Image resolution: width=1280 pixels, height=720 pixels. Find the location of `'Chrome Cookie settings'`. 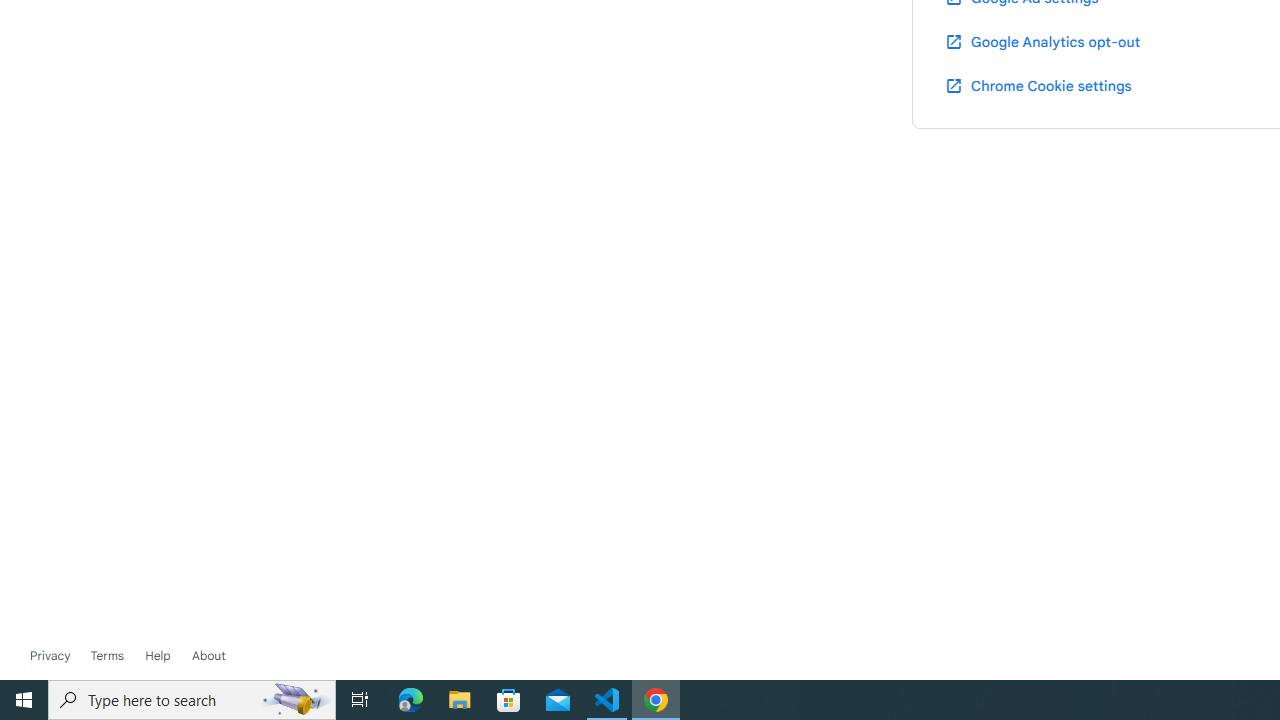

'Chrome Cookie settings' is located at coordinates (1038, 84).